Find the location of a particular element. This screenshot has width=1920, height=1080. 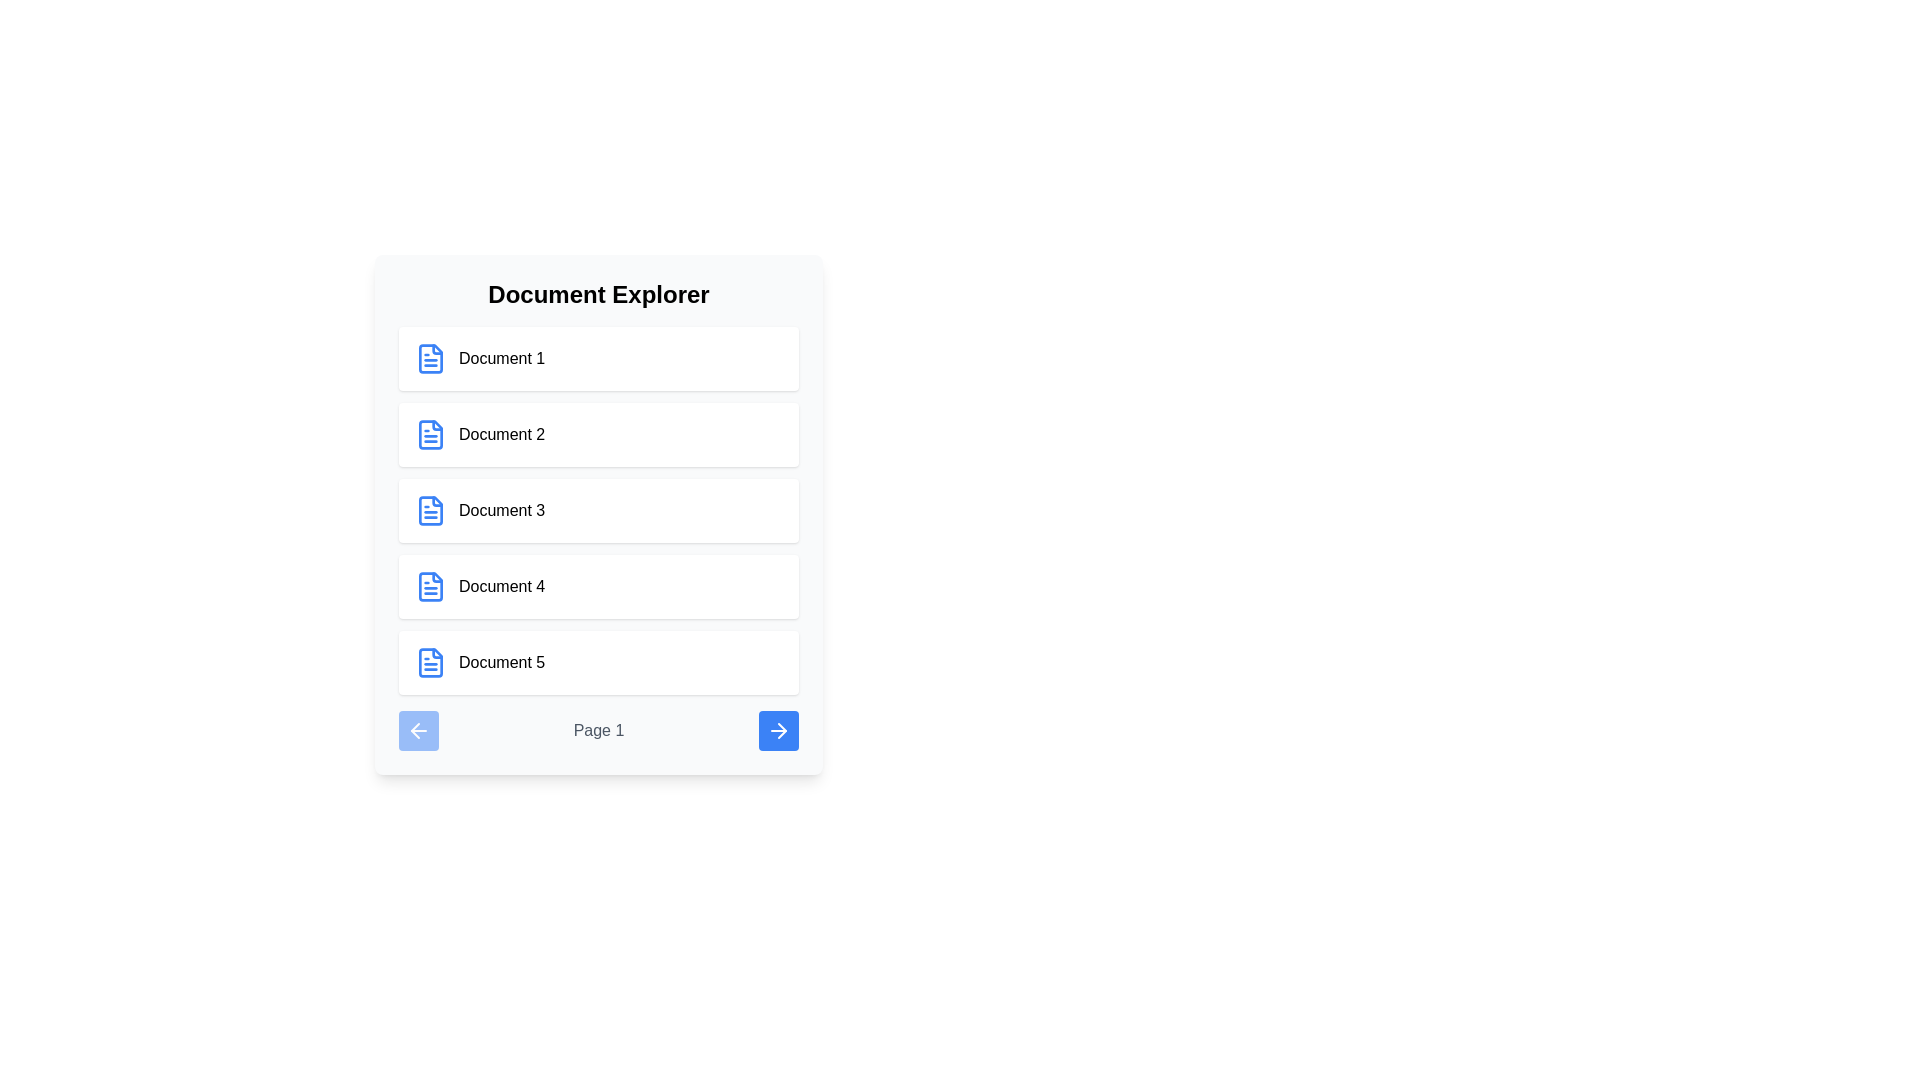

the file icon with a blue outline next to the label 'Document 5' in the 'Document Explorer' list is located at coordinates (430, 663).